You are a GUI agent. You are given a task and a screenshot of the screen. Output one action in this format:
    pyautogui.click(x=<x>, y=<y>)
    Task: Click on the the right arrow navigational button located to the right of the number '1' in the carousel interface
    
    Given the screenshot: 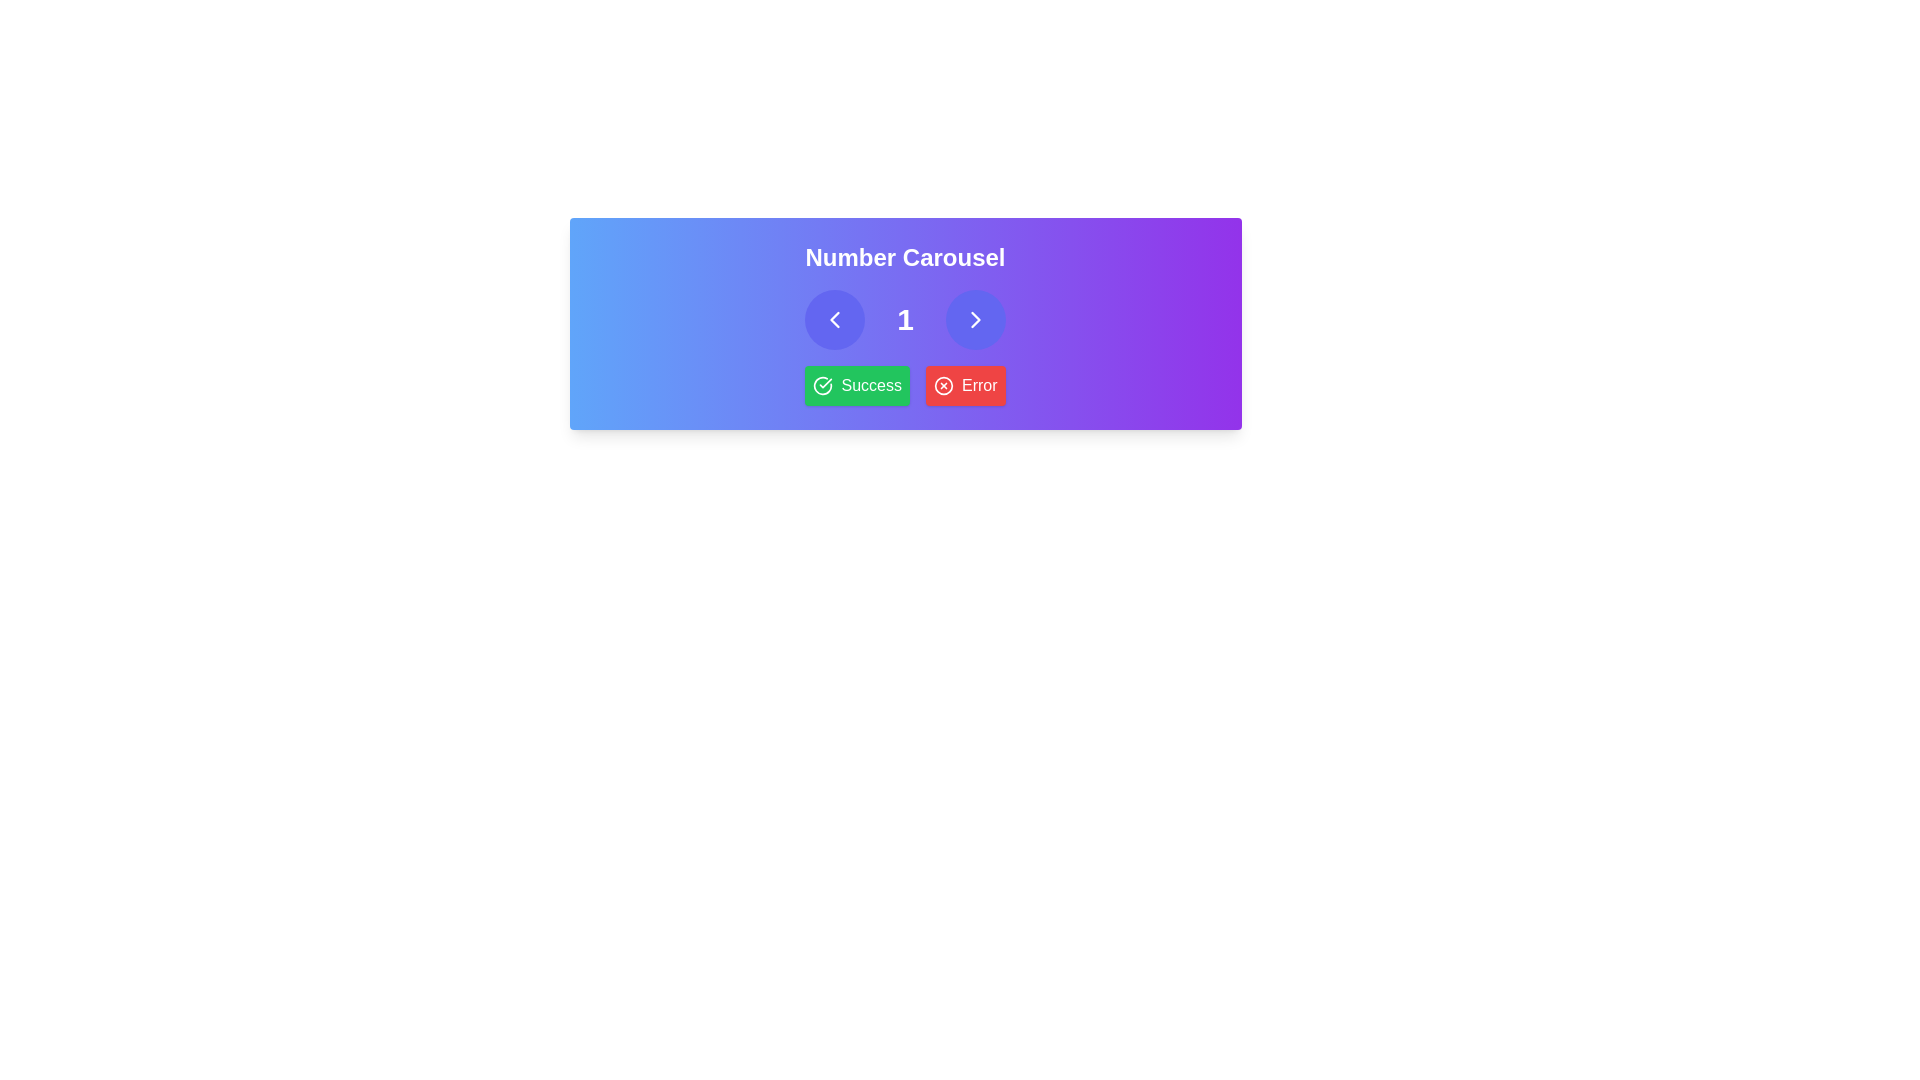 What is the action you would take?
    pyautogui.click(x=975, y=319)
    